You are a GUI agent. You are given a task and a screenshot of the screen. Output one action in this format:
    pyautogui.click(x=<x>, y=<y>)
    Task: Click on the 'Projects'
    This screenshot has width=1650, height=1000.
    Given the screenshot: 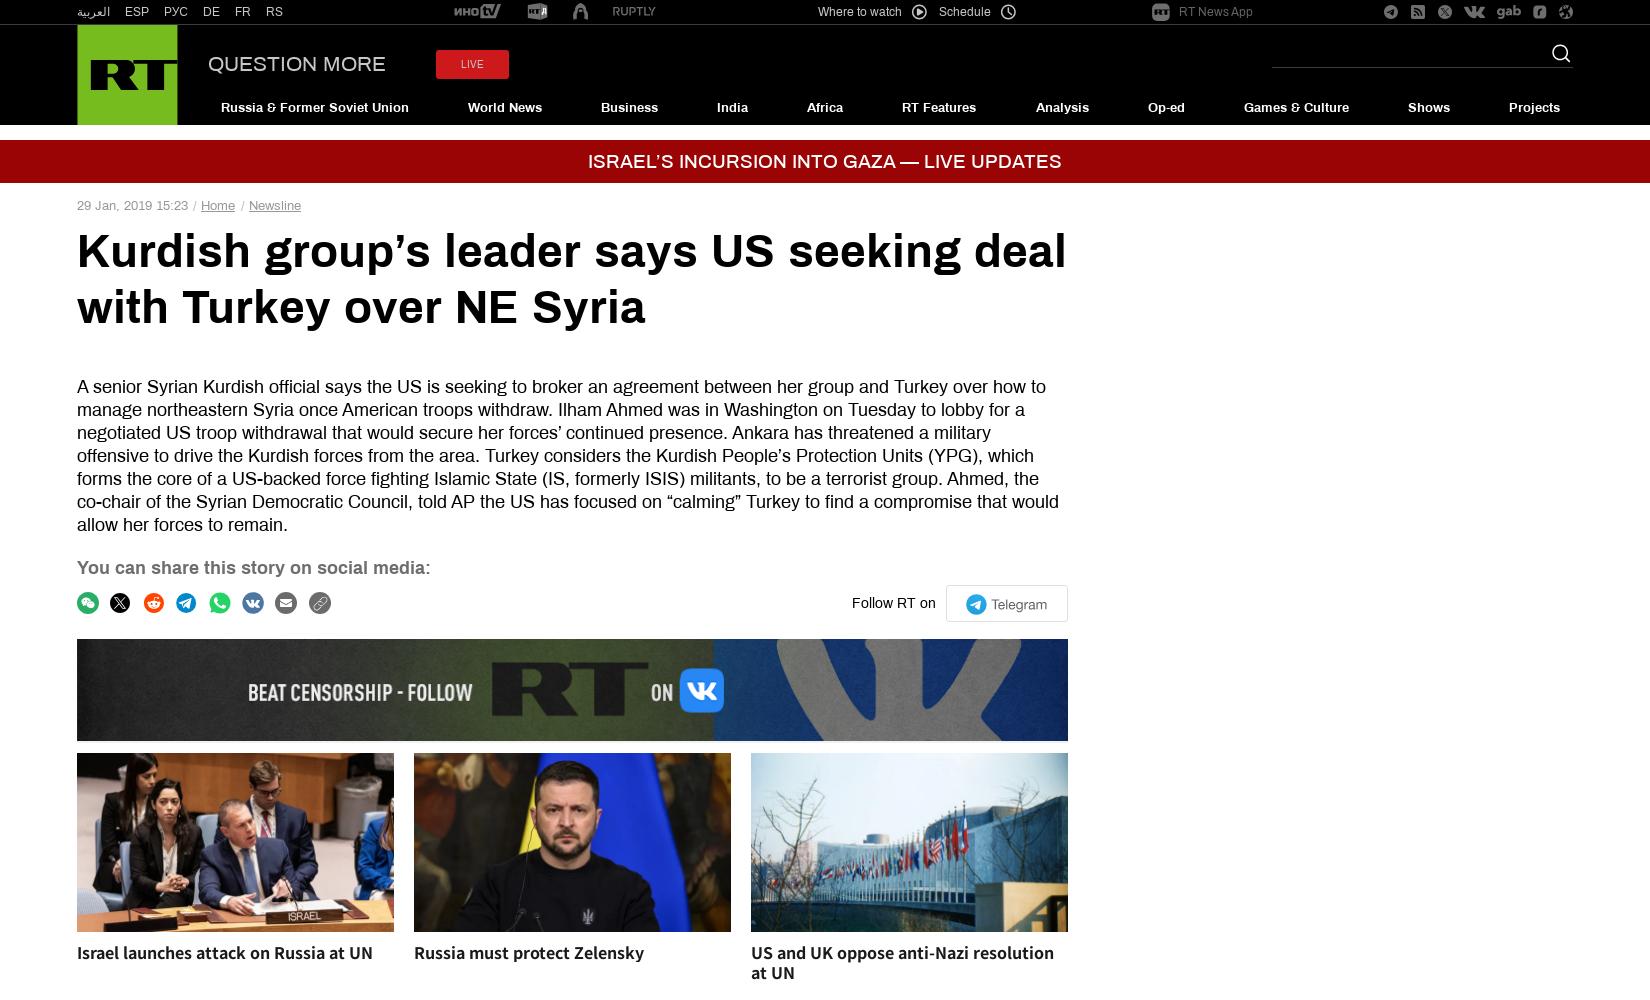 What is the action you would take?
    pyautogui.click(x=1532, y=106)
    